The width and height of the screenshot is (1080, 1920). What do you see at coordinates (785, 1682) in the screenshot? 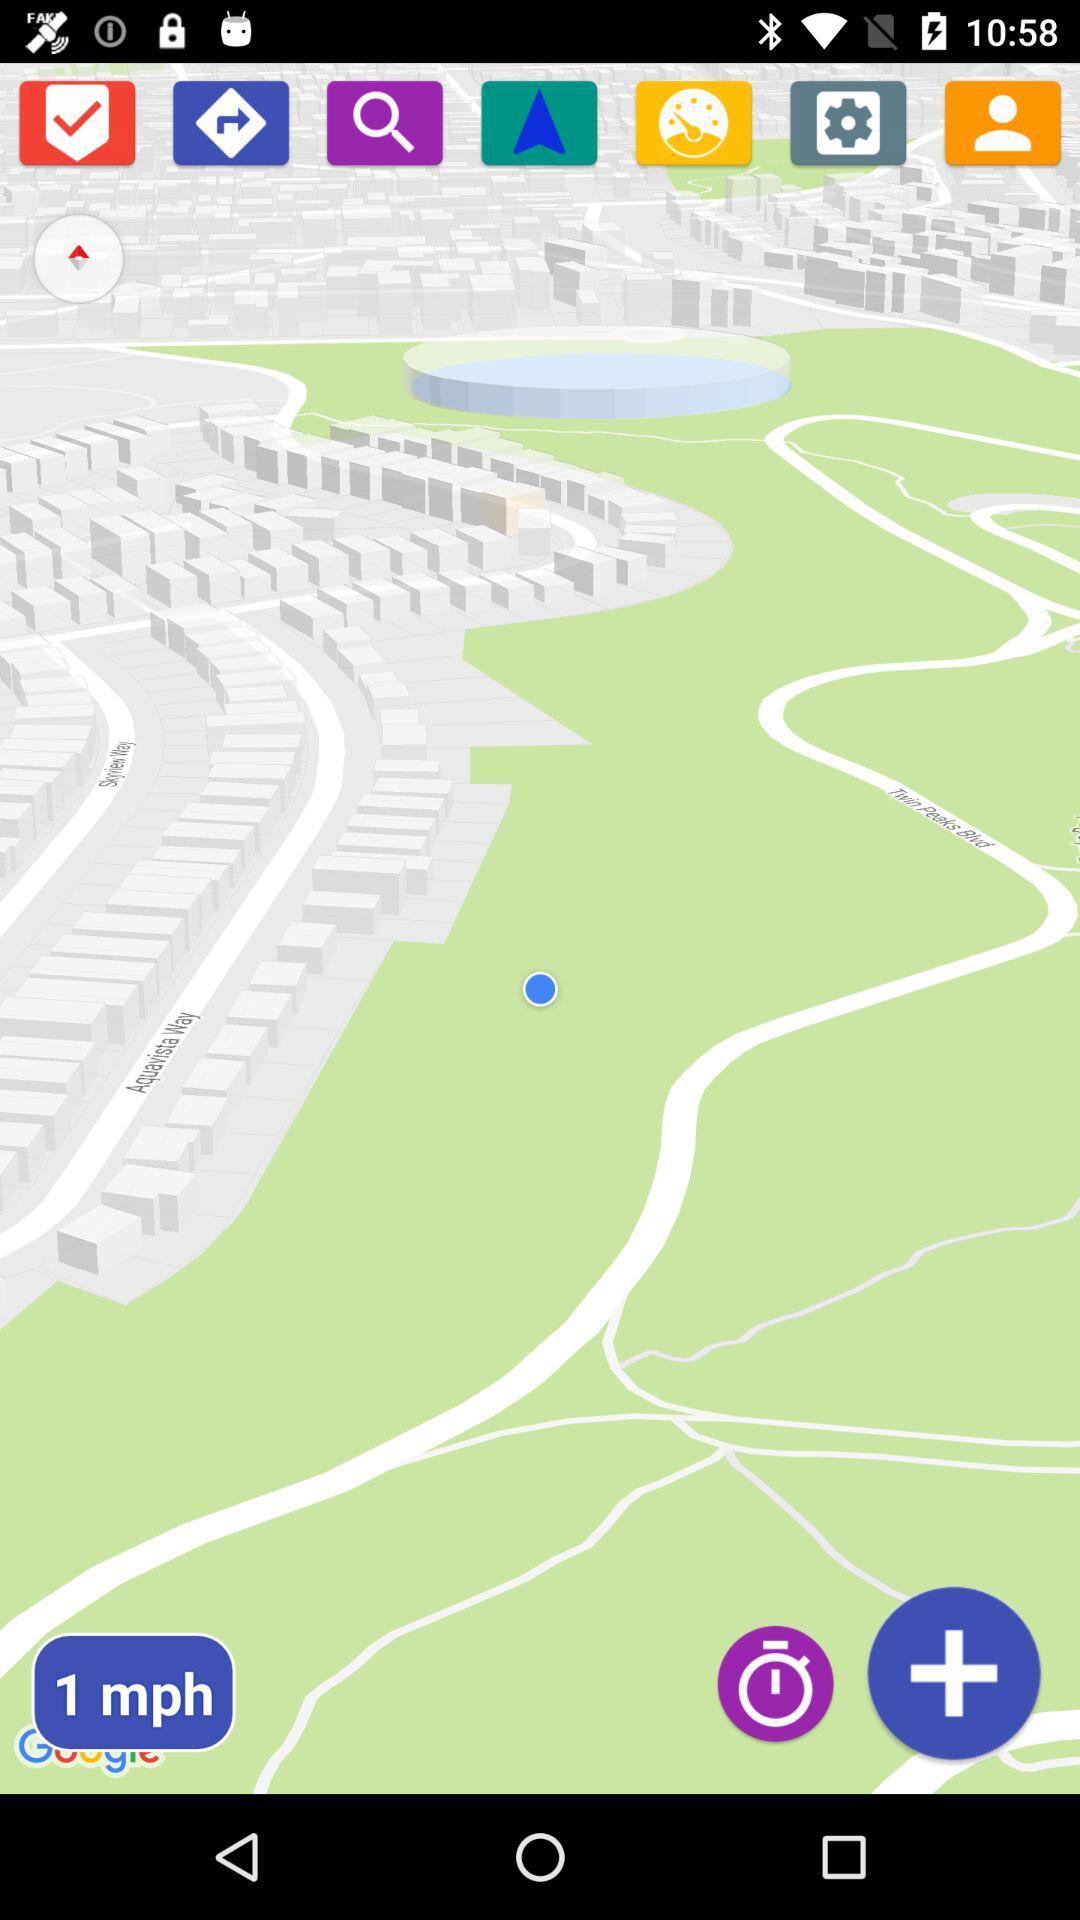
I see `set time` at bounding box center [785, 1682].